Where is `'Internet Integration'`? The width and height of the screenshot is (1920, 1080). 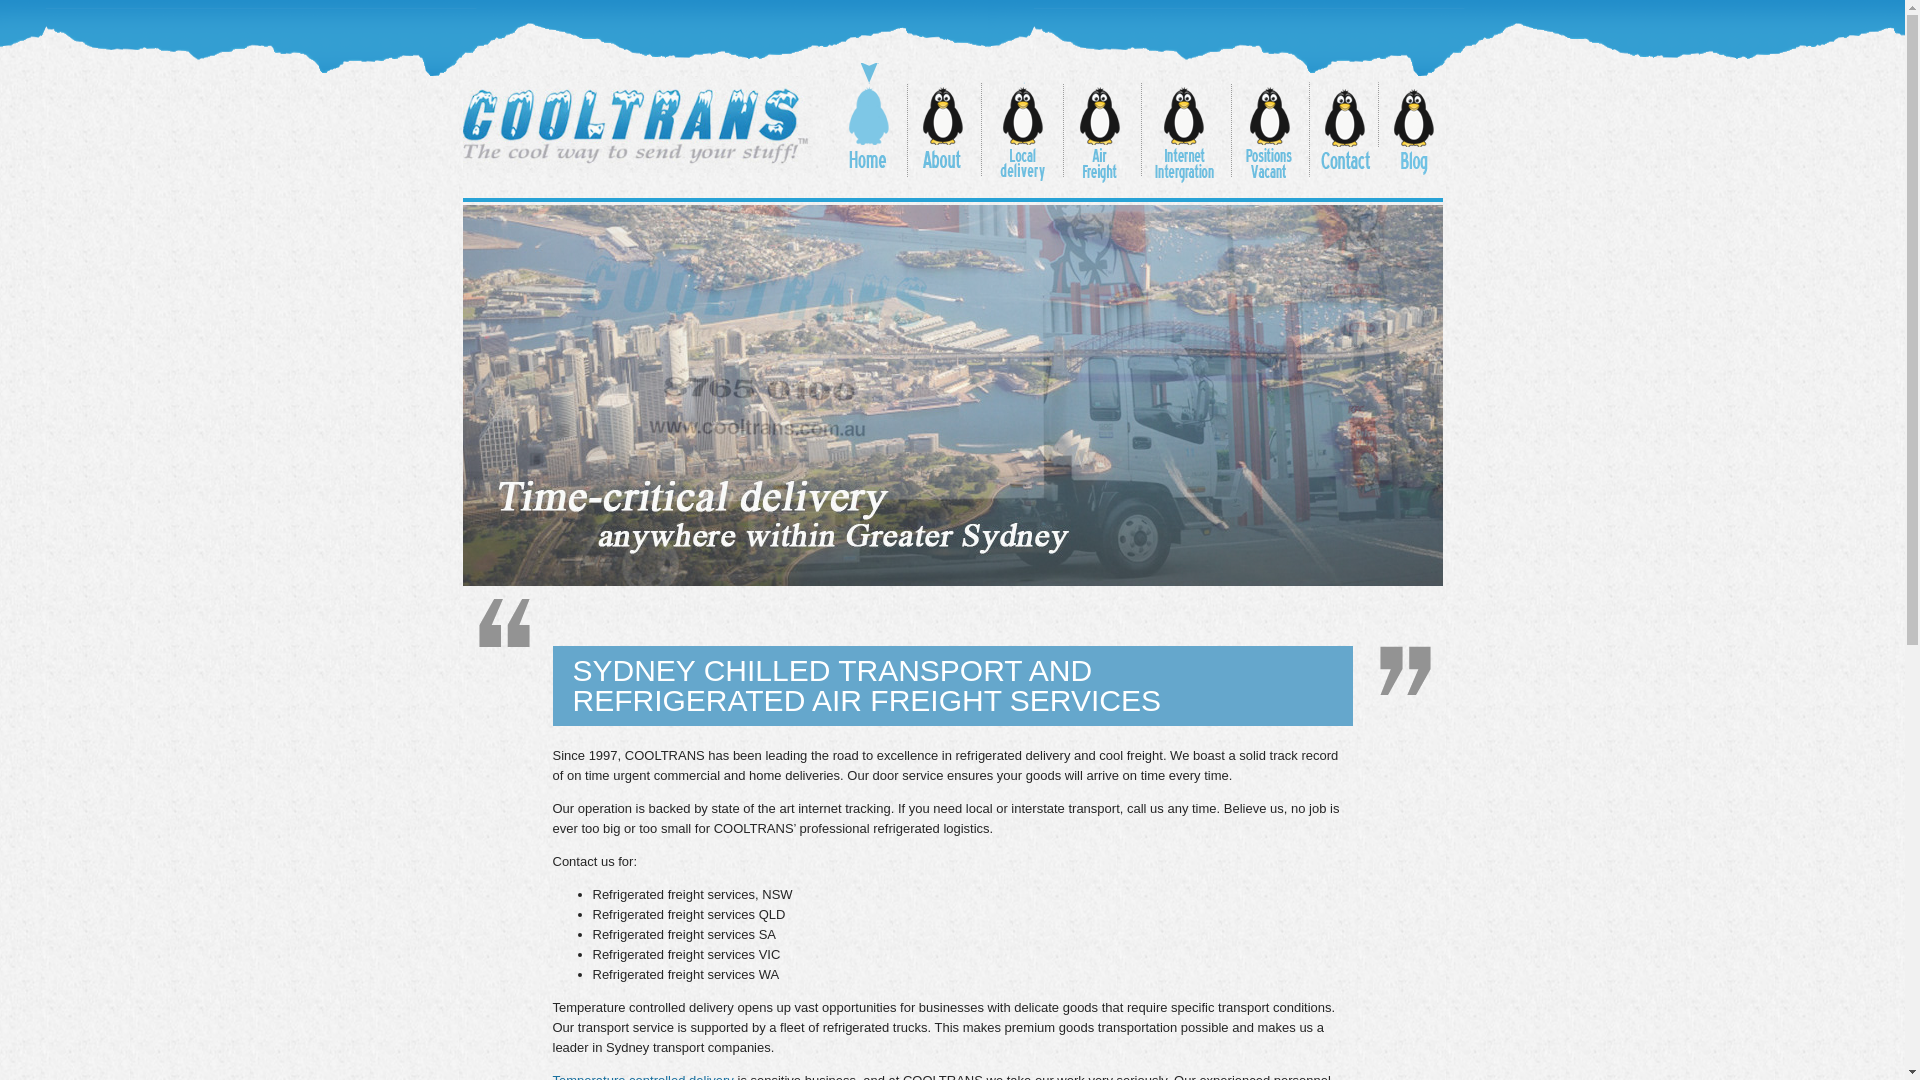 'Internet Integration' is located at coordinates (1184, 123).